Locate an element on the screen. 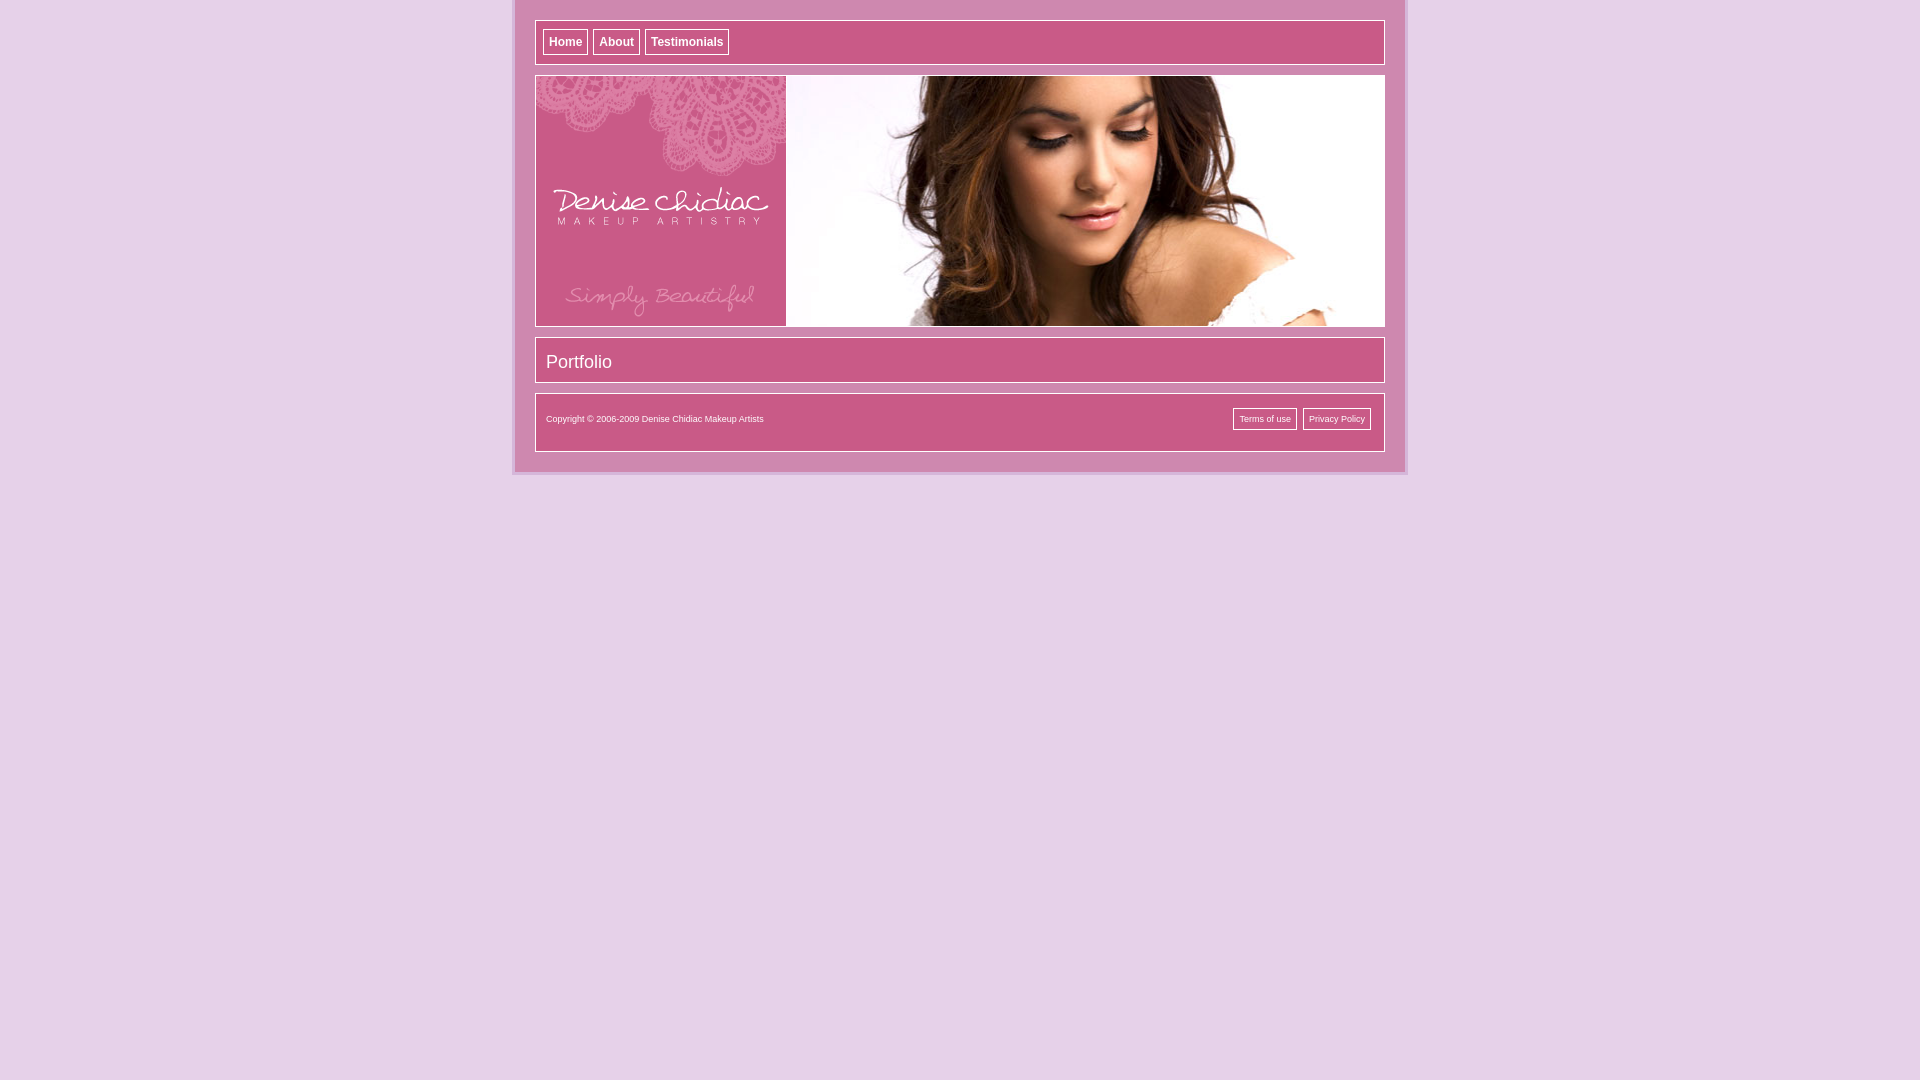  'About' is located at coordinates (615, 42).